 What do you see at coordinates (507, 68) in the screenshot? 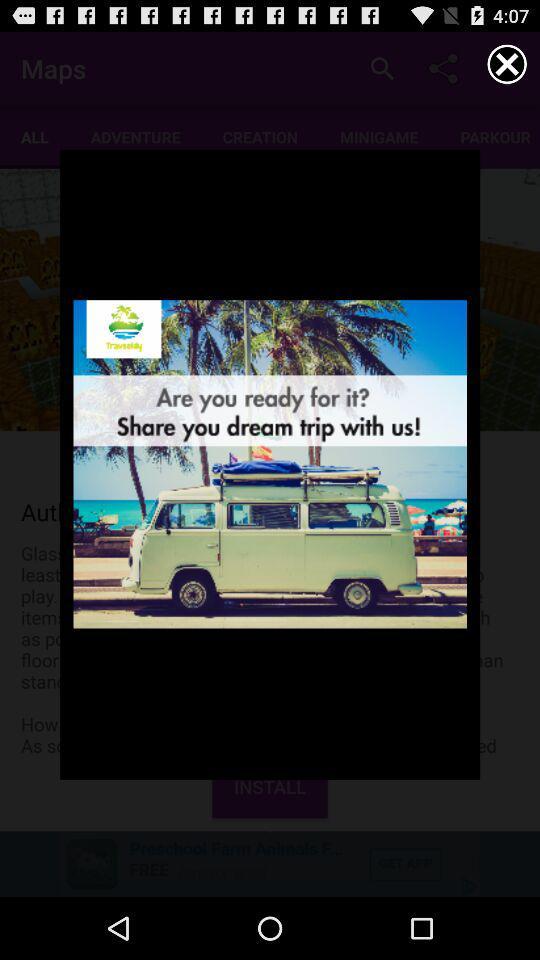
I see `the close icon` at bounding box center [507, 68].